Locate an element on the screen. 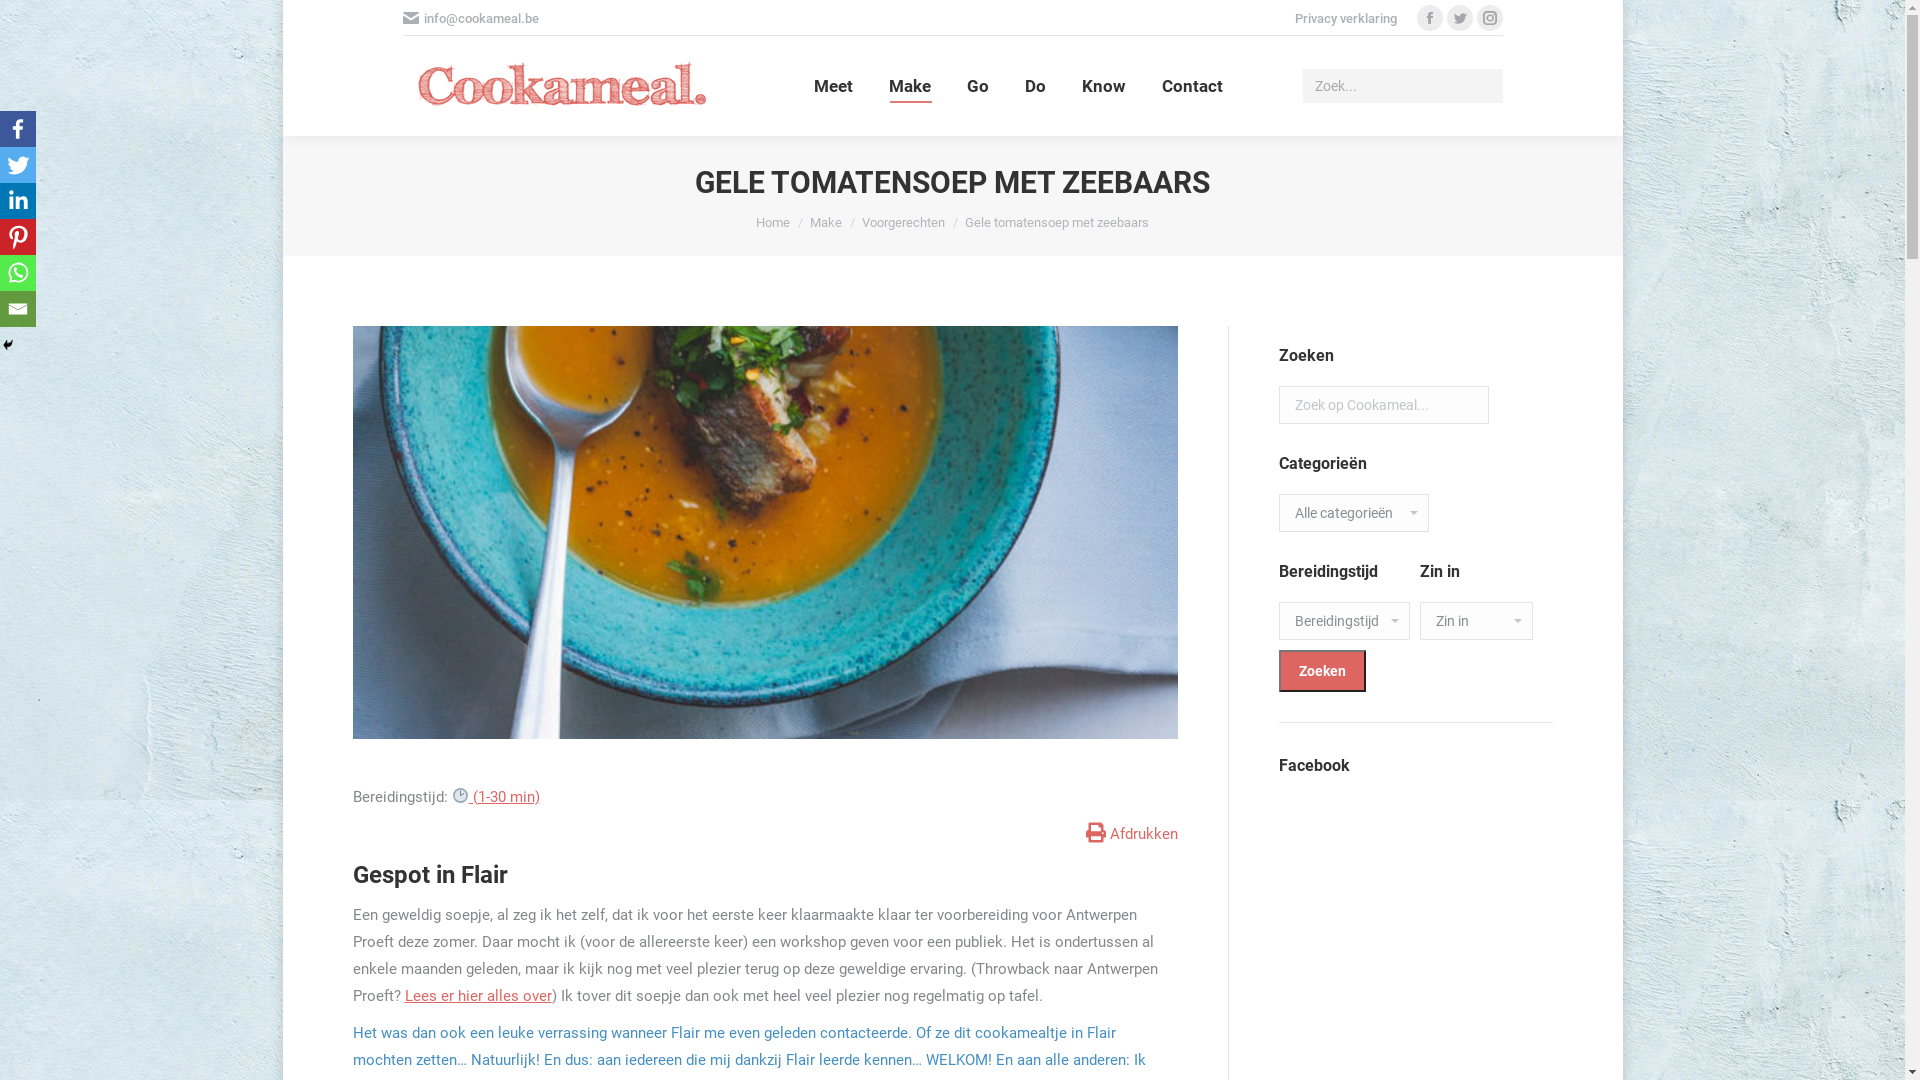 Image resolution: width=1920 pixels, height=1080 pixels. 'Facebook' is located at coordinates (18, 128).